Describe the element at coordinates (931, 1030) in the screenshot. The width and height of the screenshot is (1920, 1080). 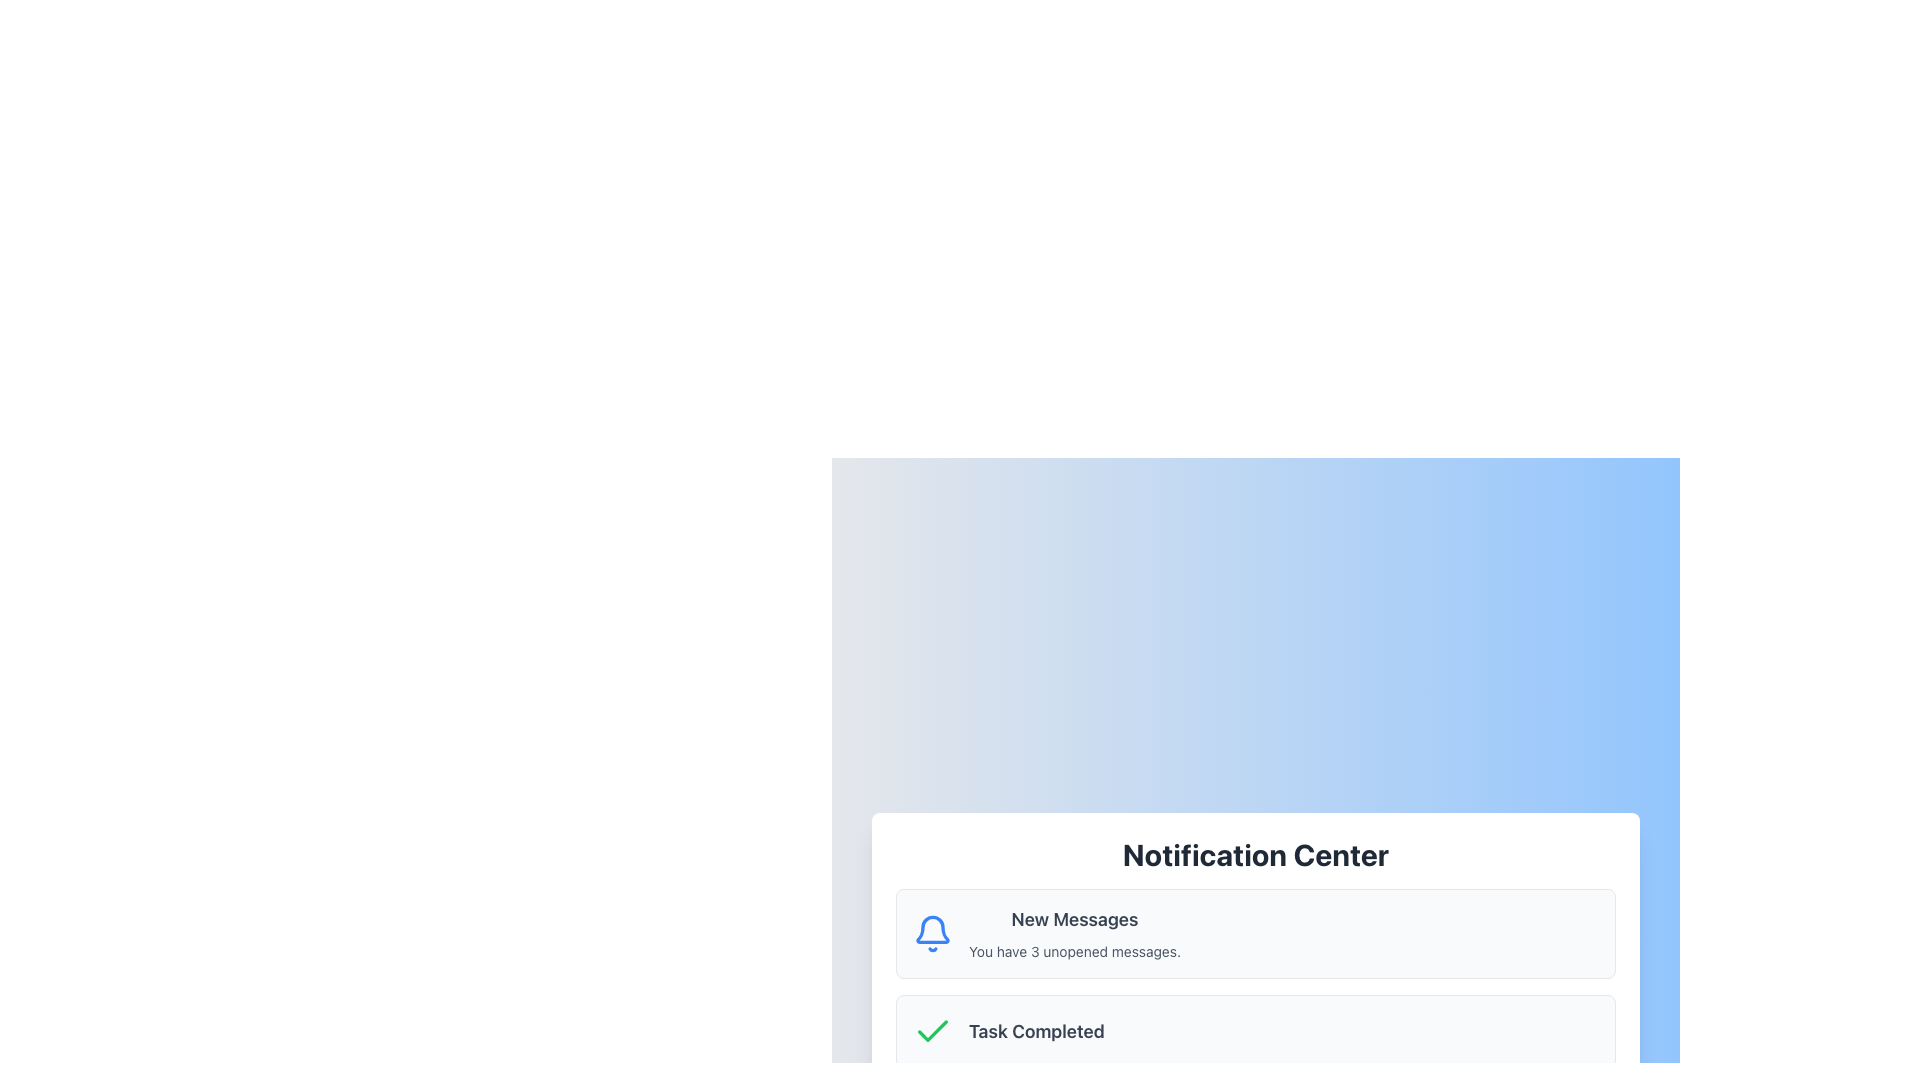
I see `the green checkmark icon within the 'Task Completed' notification in the 'Notification Center'` at that location.